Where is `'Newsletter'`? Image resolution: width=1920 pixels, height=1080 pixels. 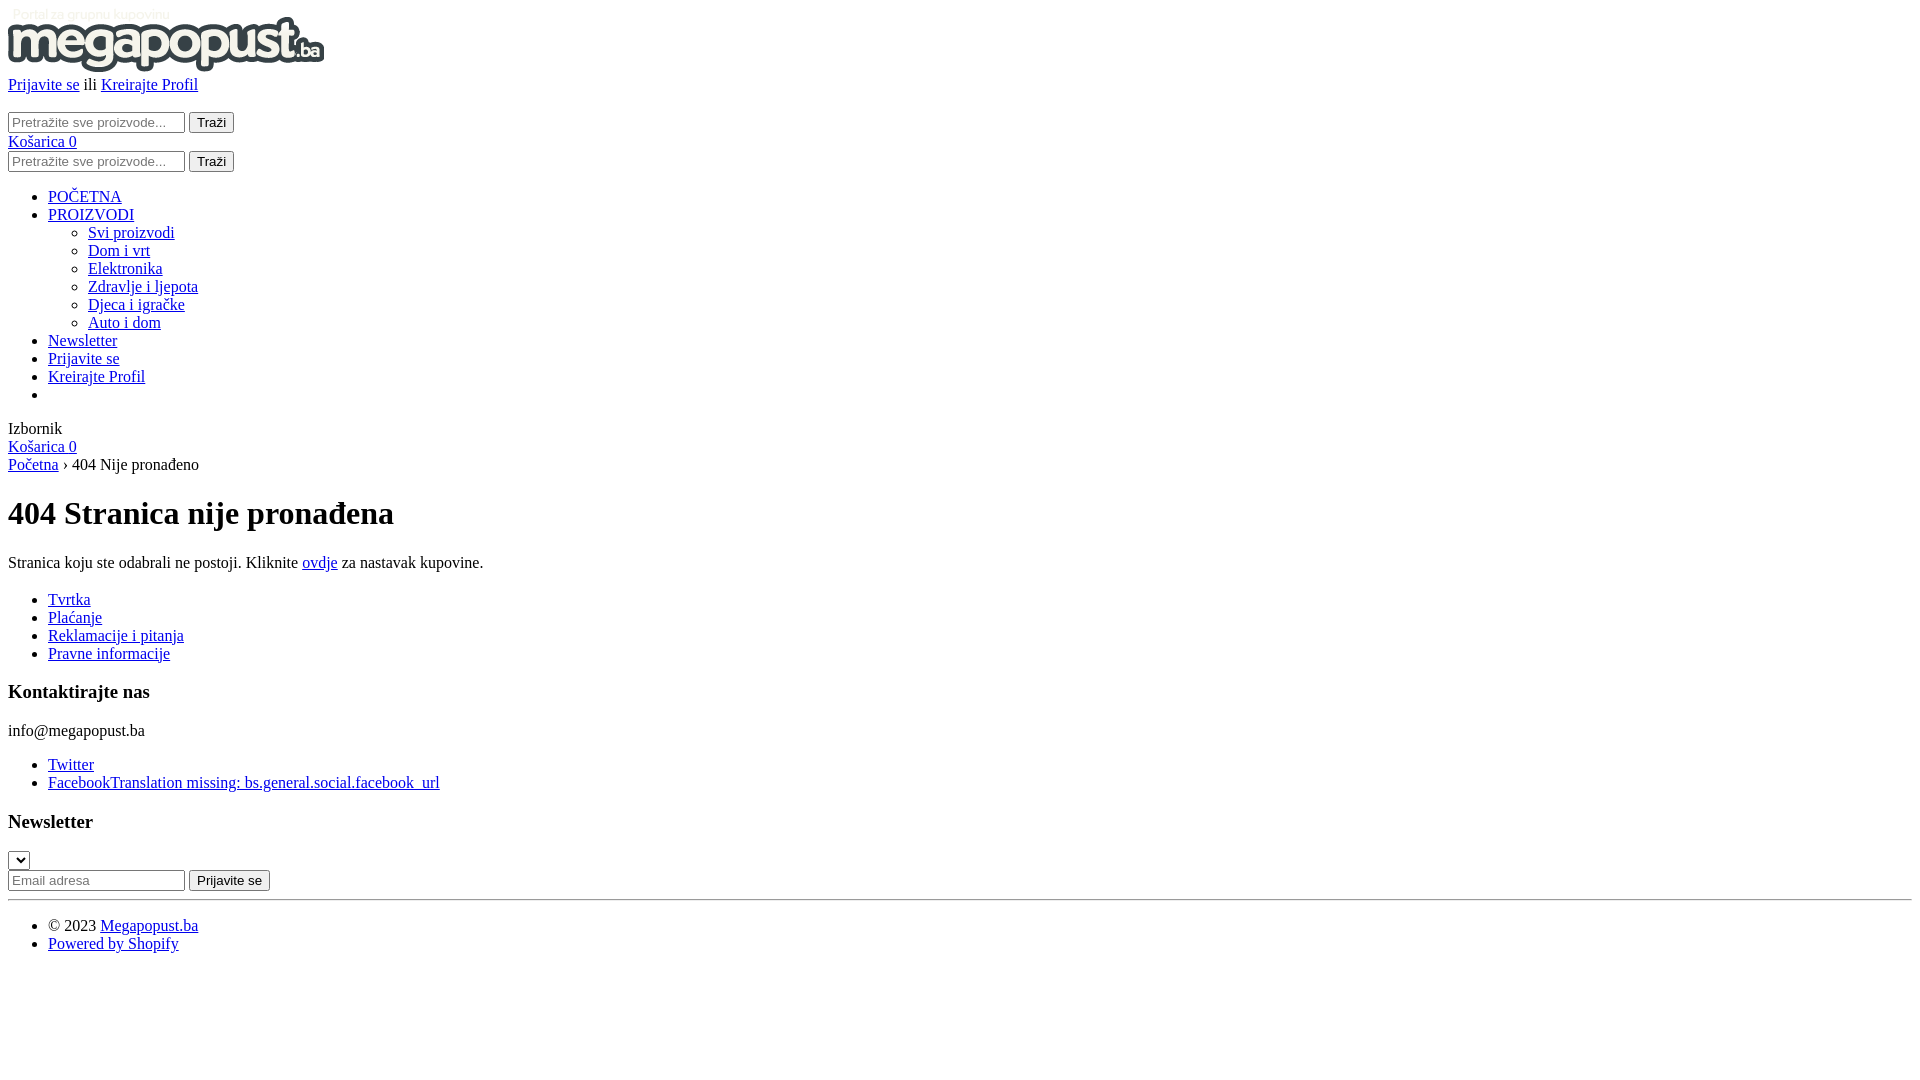
'Newsletter' is located at coordinates (81, 339).